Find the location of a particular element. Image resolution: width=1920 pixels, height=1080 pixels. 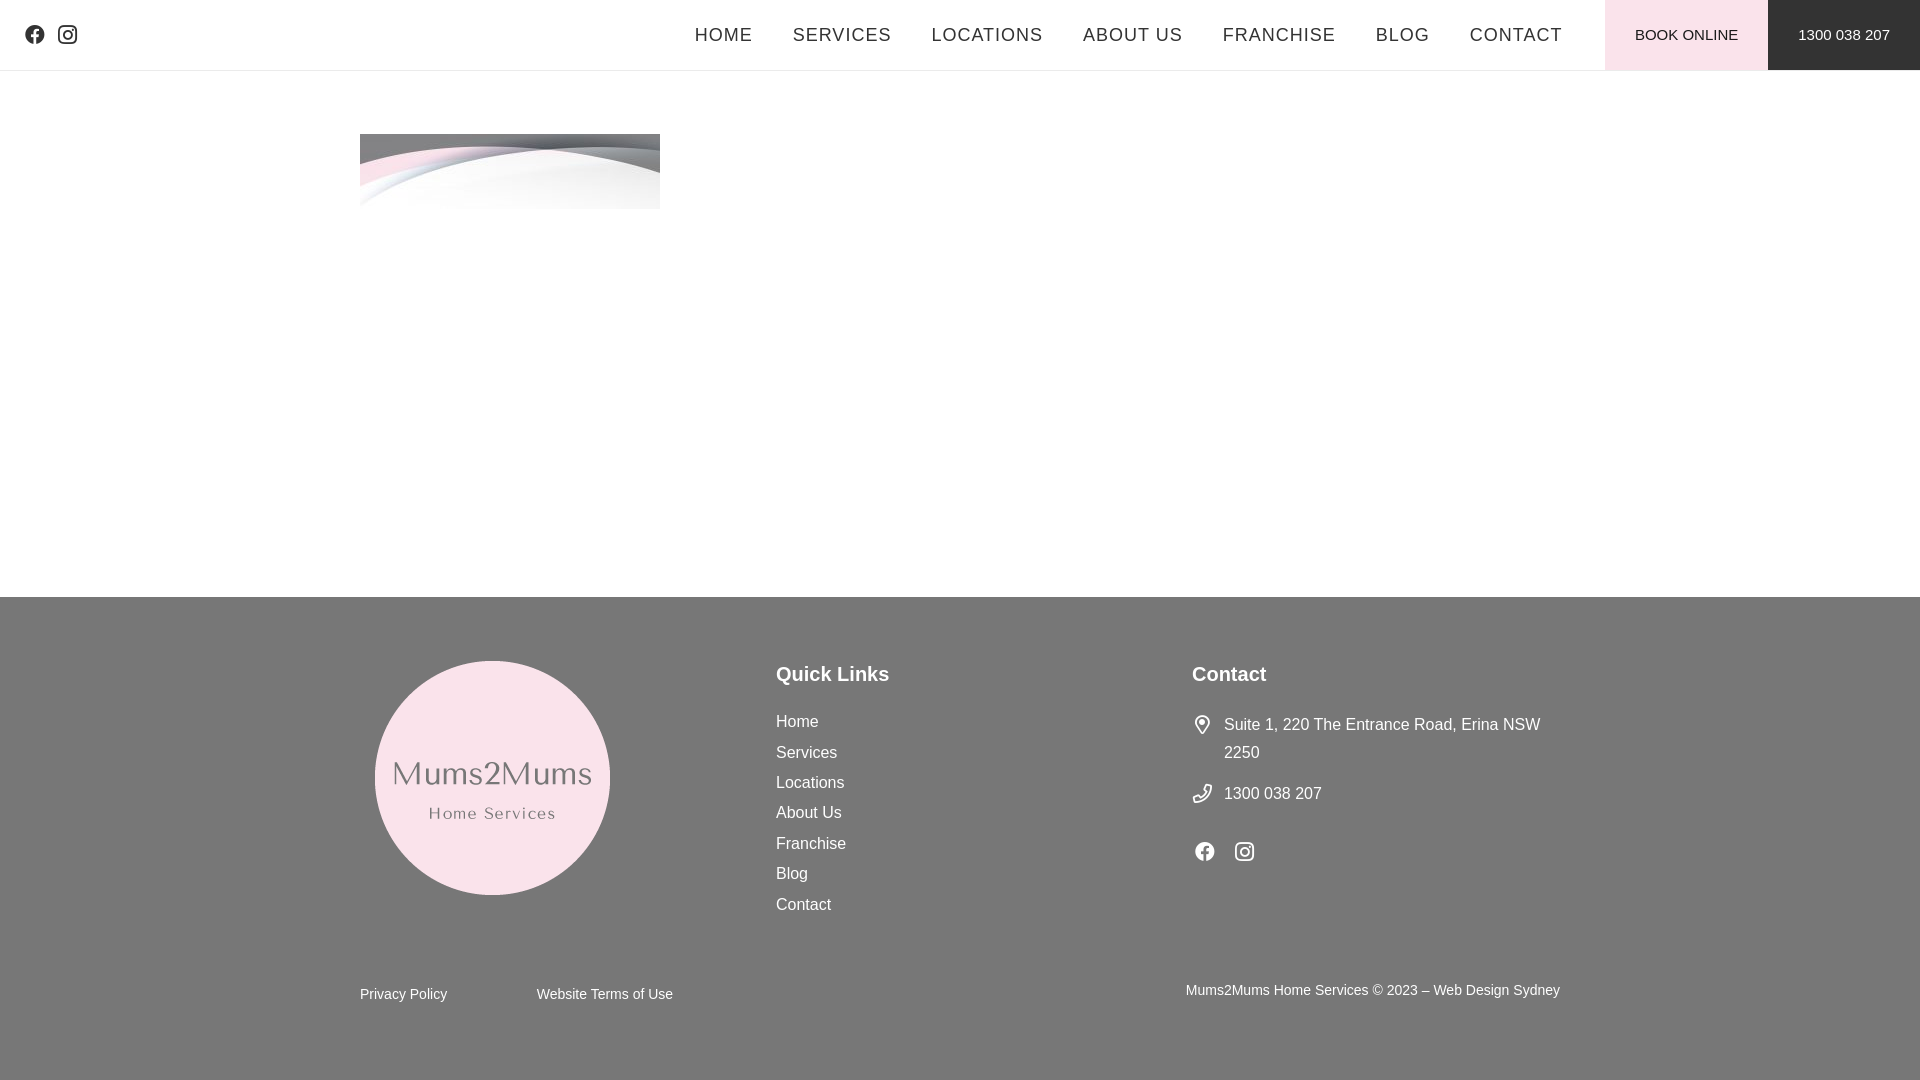

'Facebook' is located at coordinates (1213, 852).